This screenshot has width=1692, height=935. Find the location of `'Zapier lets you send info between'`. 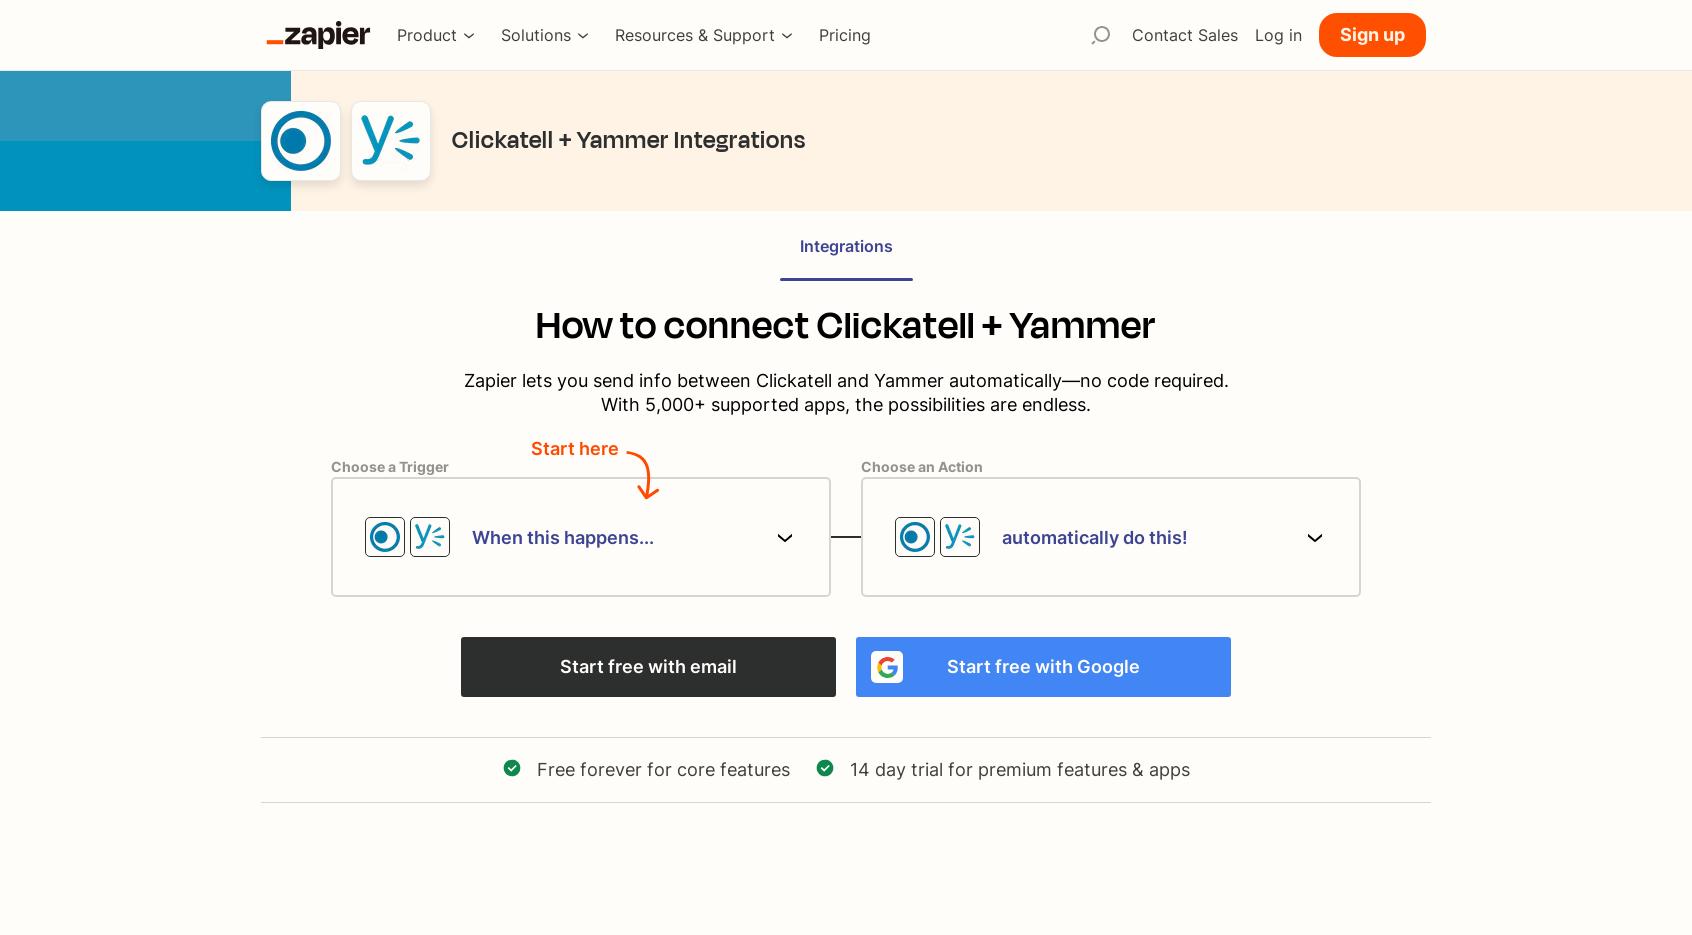

'Zapier lets you send info between' is located at coordinates (605, 379).